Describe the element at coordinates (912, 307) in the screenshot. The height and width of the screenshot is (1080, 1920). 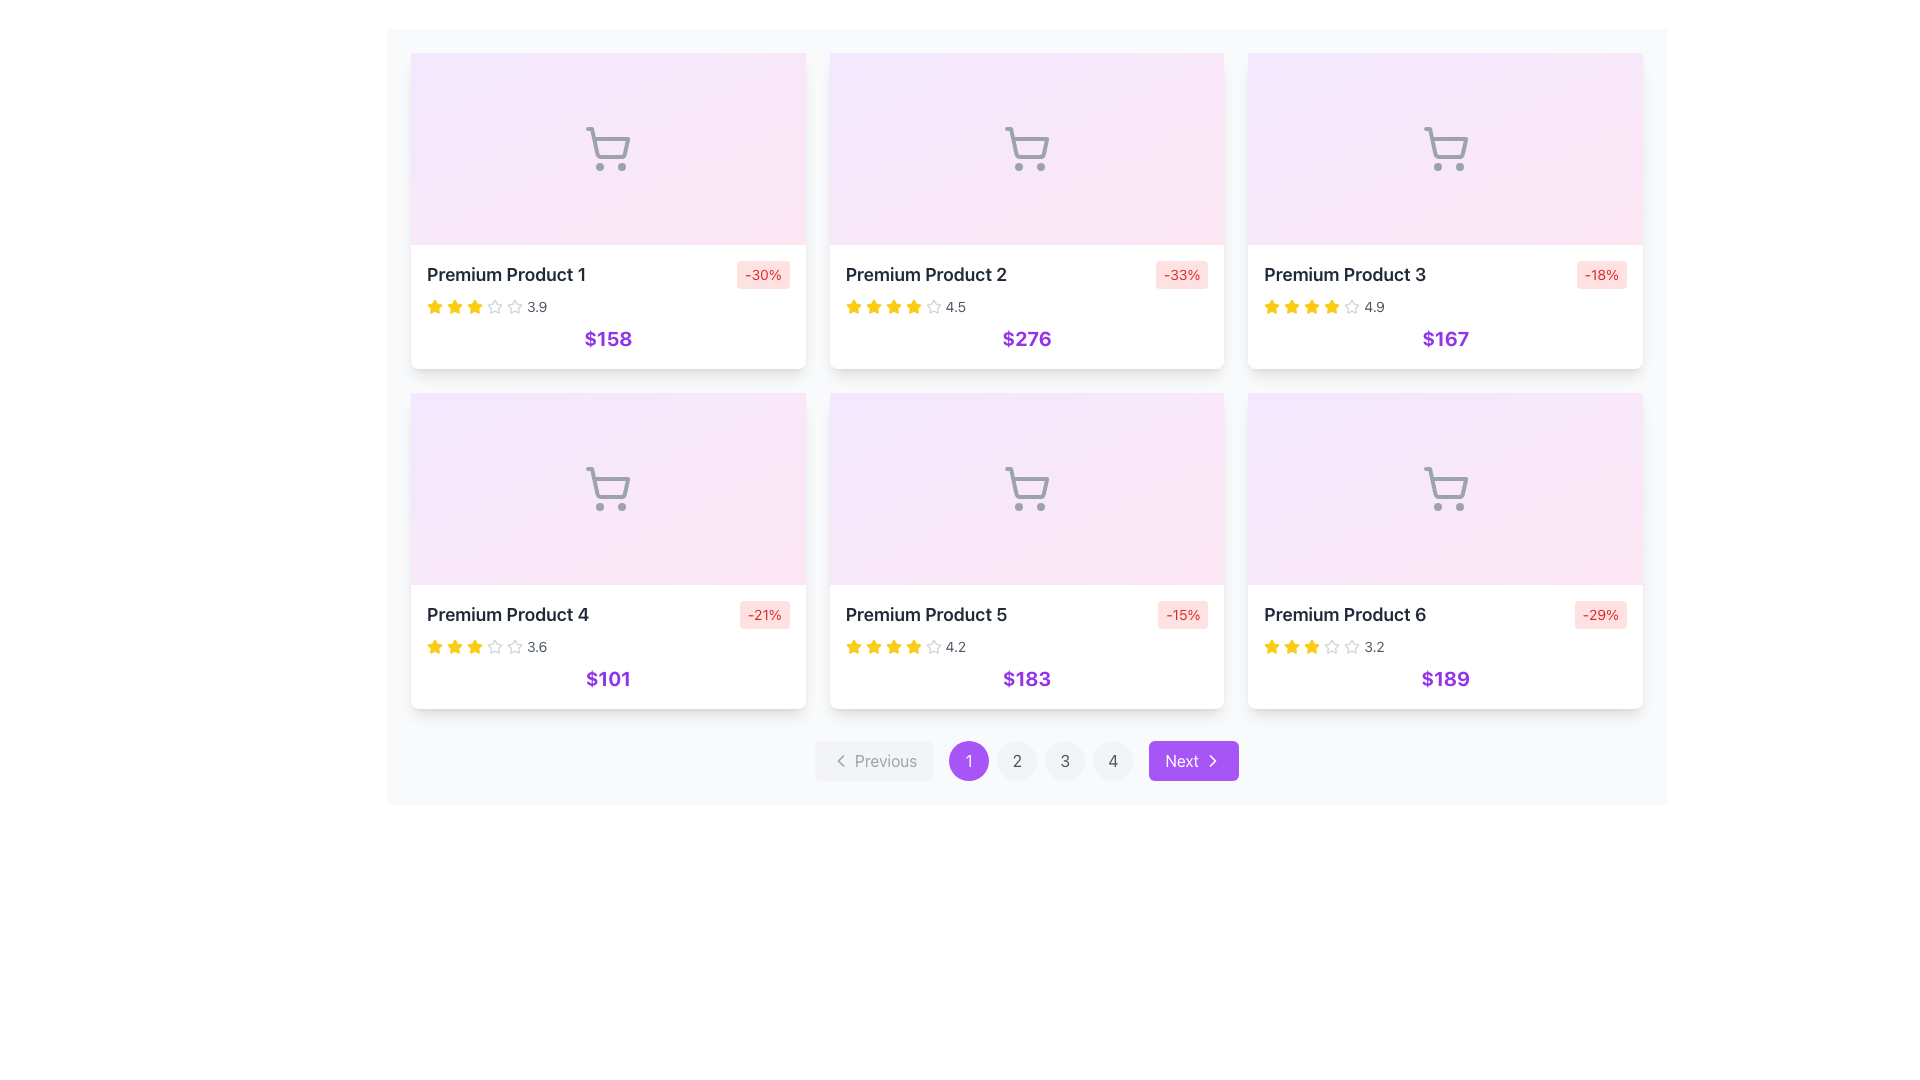
I see `fifth yellow rating star element in the rating bar beneath 'Premium Product 2' using developer tools` at that location.